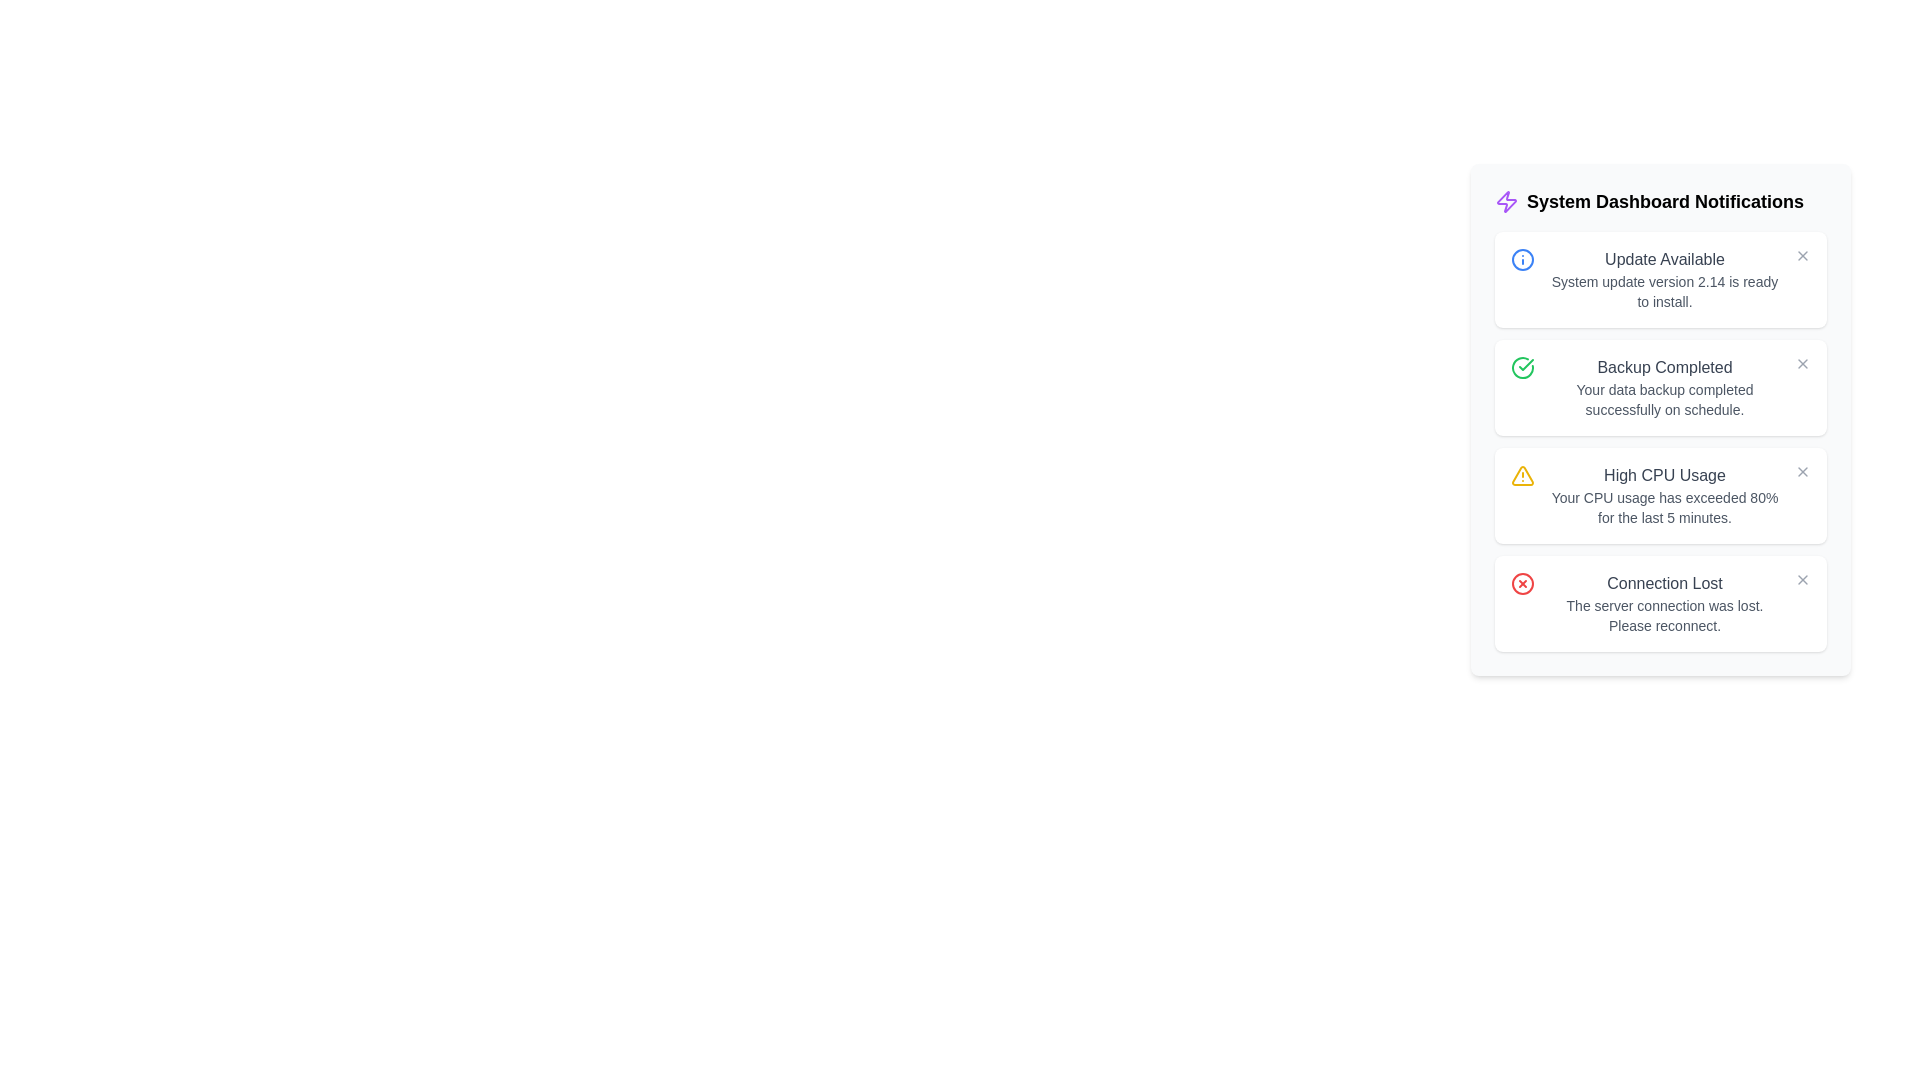 The image size is (1920, 1080). I want to click on message informing the user about a network issue, located below the title 'Connection Lost' in the fourth notification card, so click(1665, 615).